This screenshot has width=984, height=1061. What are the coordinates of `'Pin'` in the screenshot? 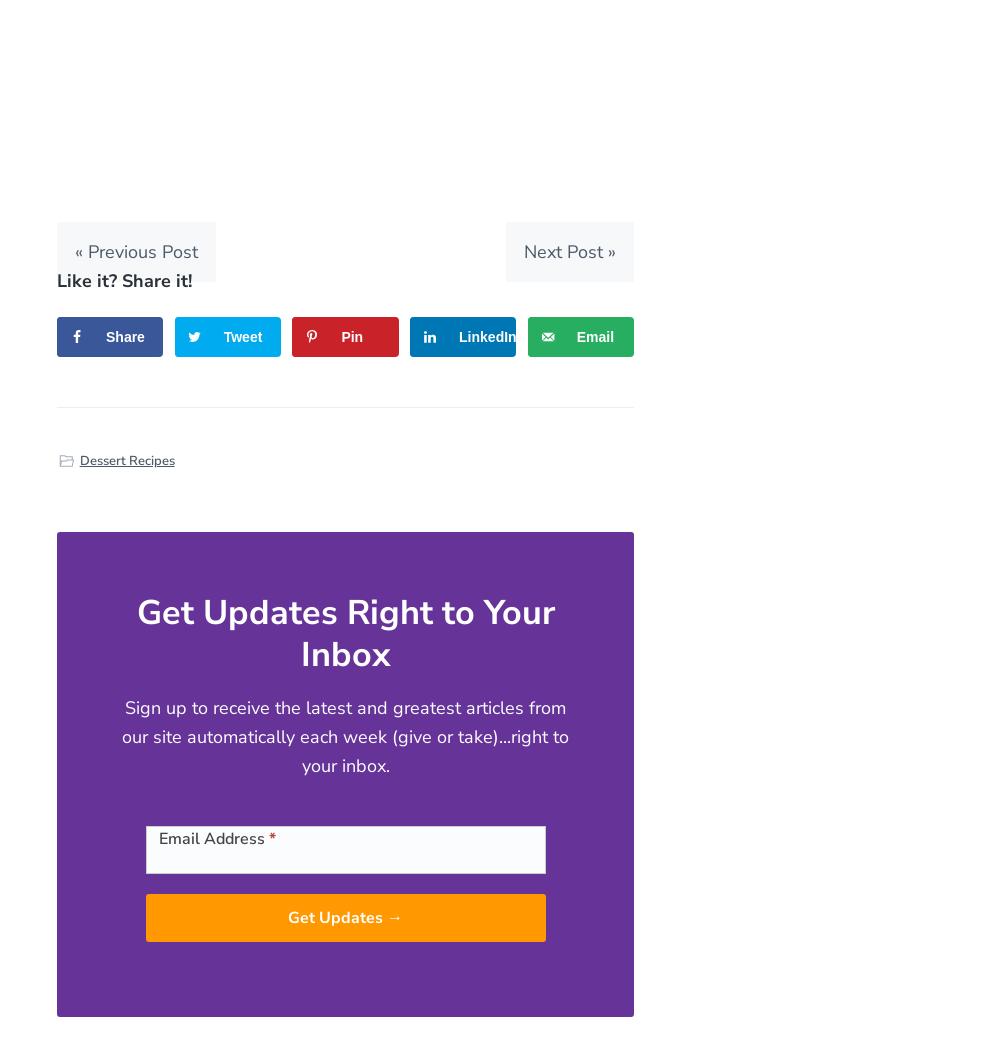 It's located at (350, 335).